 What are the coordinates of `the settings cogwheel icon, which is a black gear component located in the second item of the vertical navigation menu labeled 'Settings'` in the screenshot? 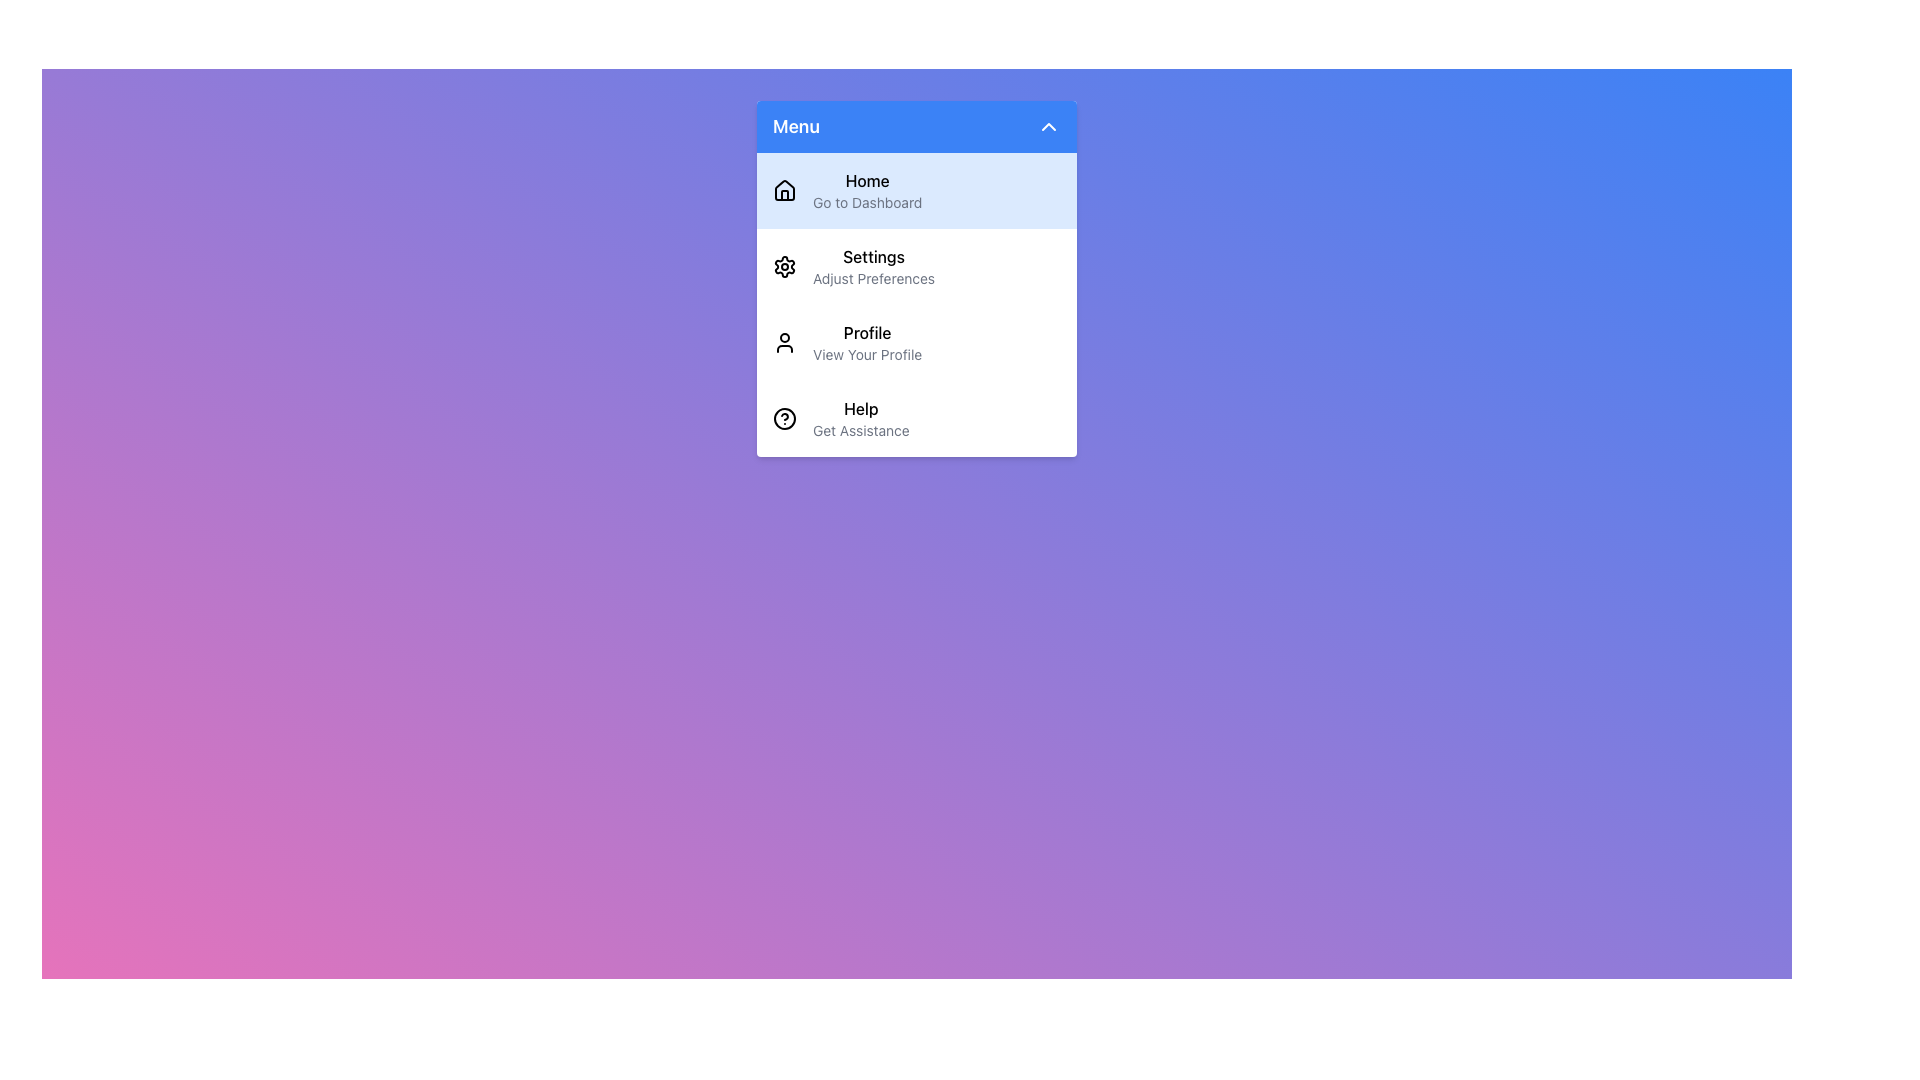 It's located at (784, 265).